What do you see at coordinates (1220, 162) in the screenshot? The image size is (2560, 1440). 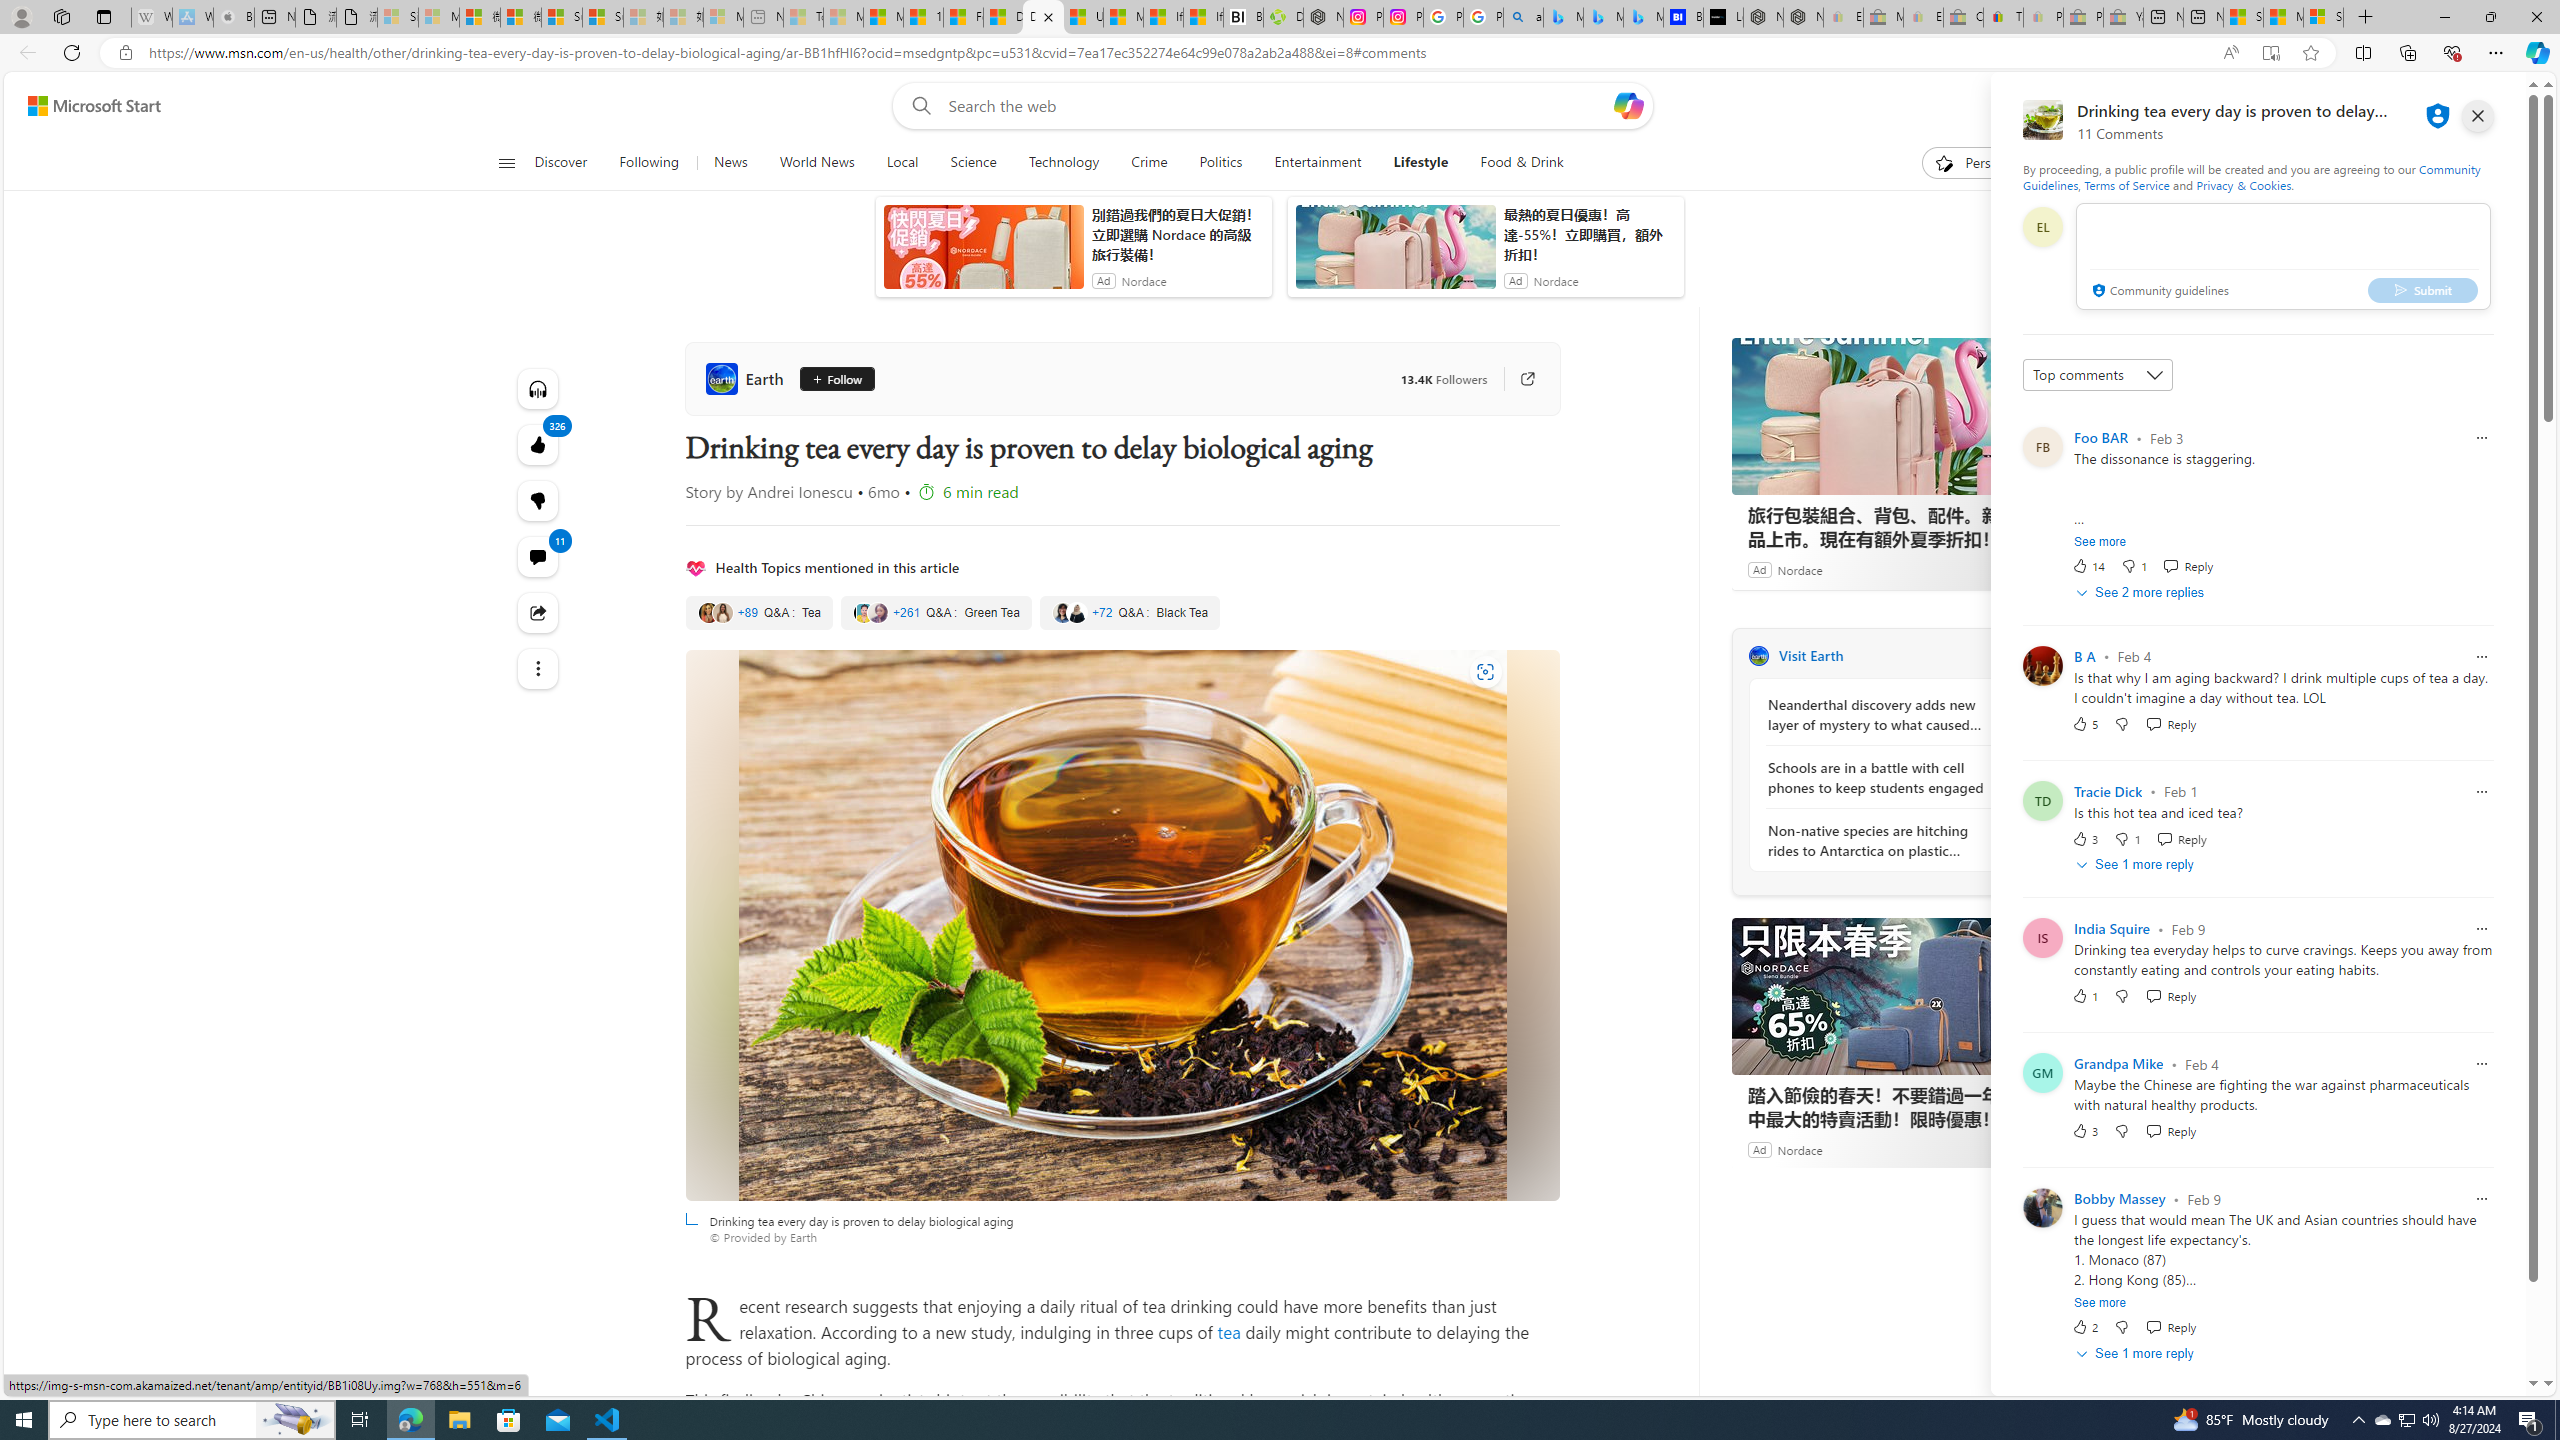 I see `'Politics'` at bounding box center [1220, 162].